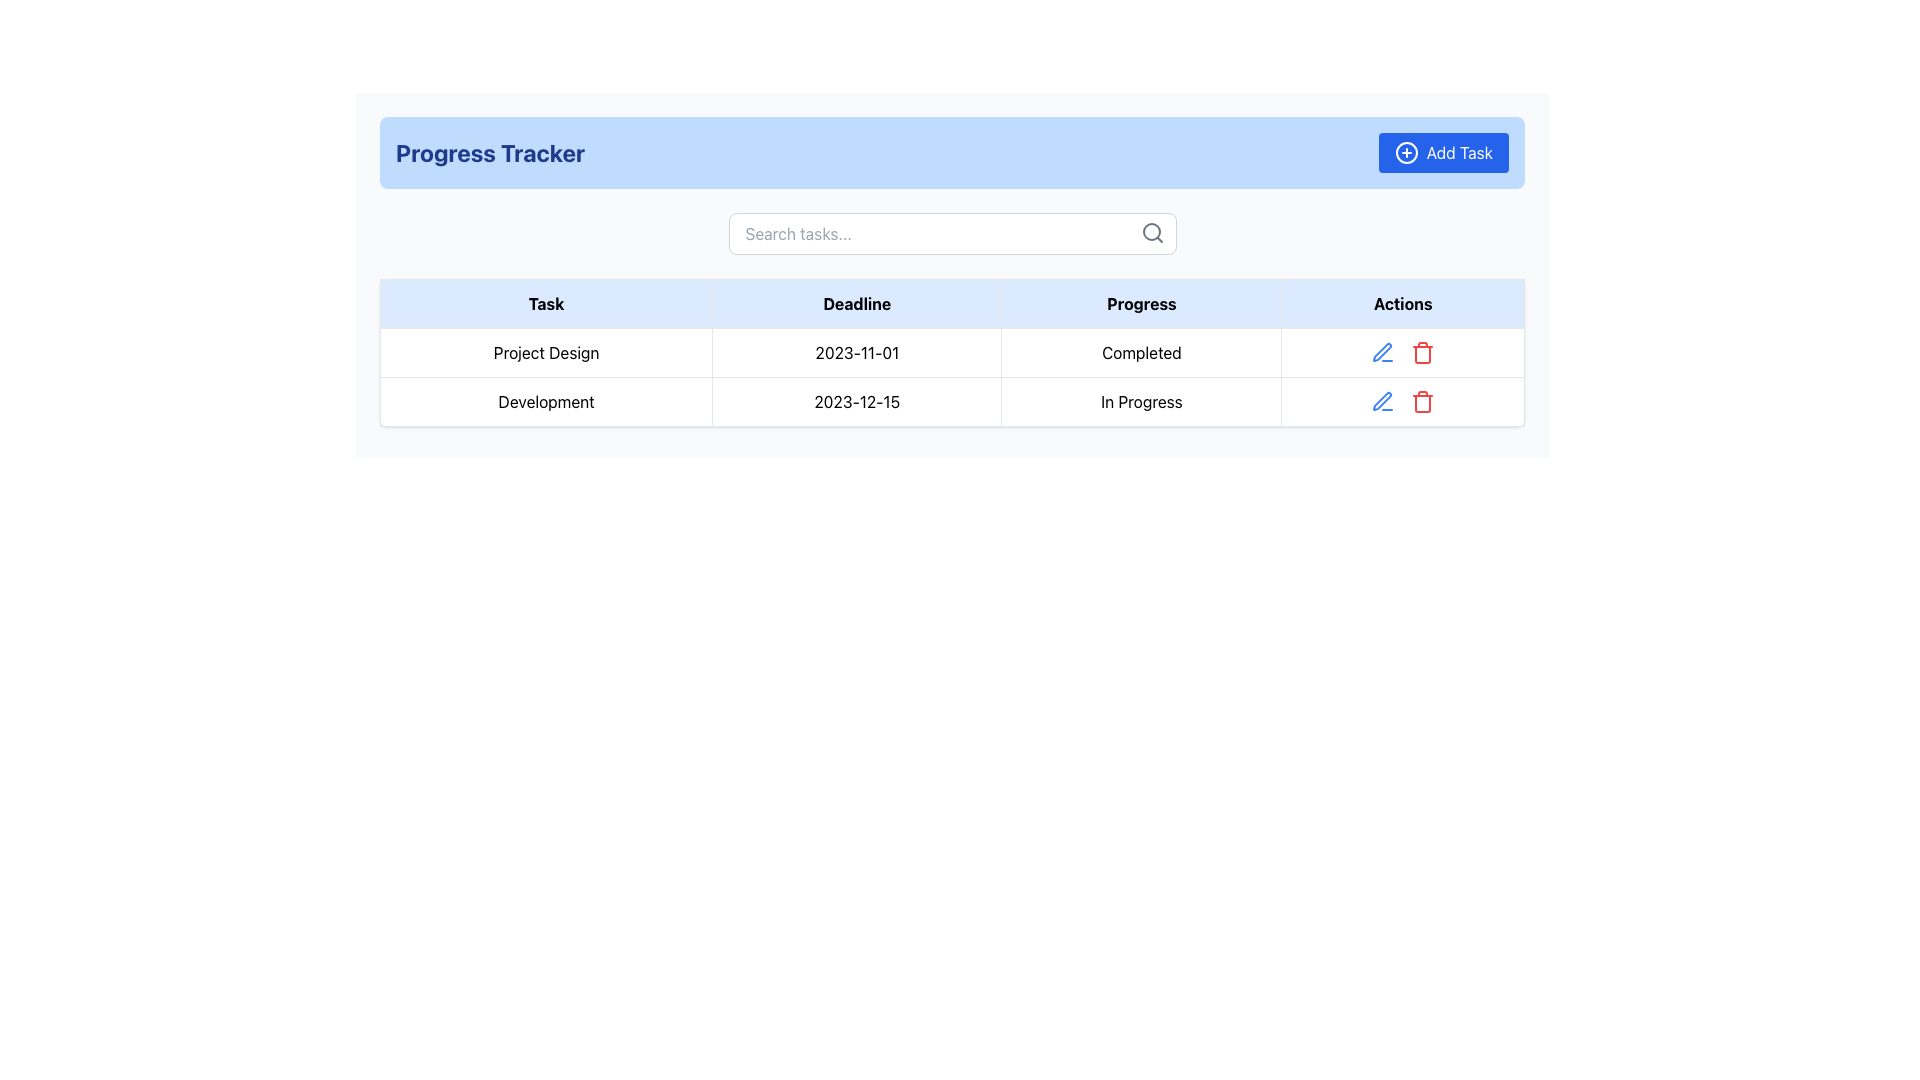 This screenshot has height=1080, width=1920. What do you see at coordinates (1152, 231) in the screenshot?
I see `the magnifying glass icon located immediately to the right of the 'Search tasks...' input box to initiate a search` at bounding box center [1152, 231].